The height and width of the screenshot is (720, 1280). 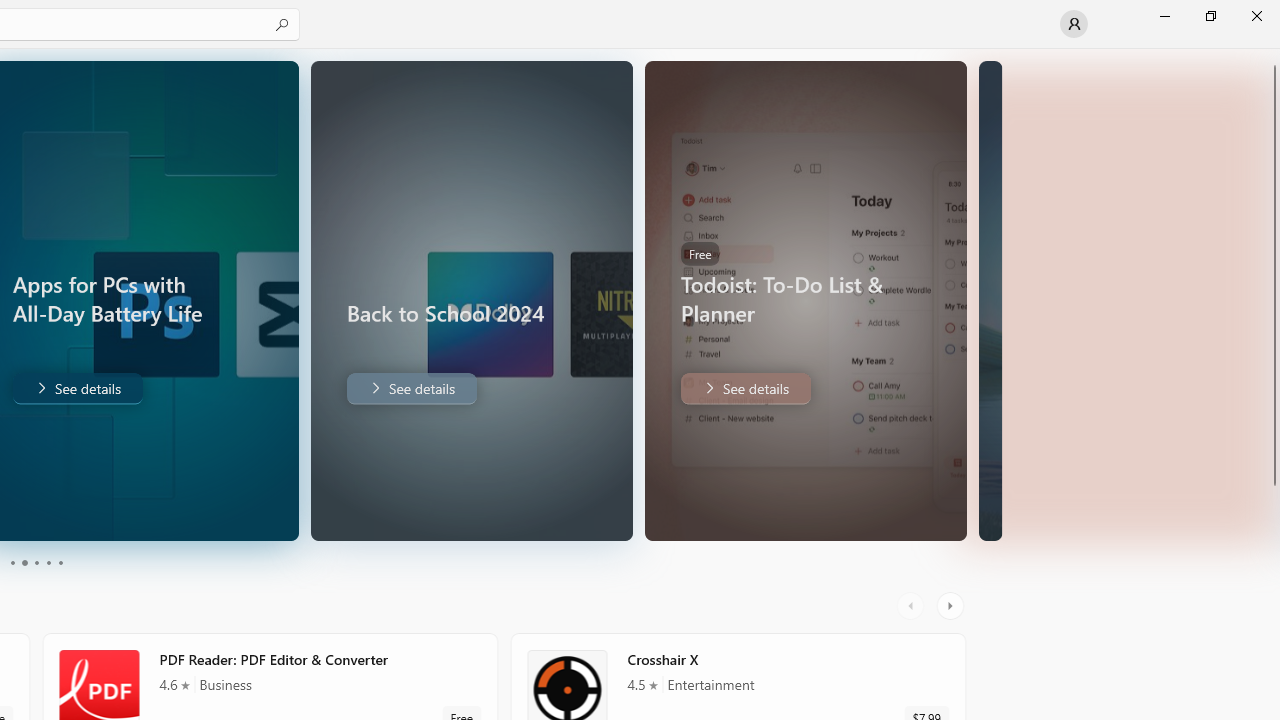 I want to click on 'Close Microsoft Store', so click(x=1255, y=15).